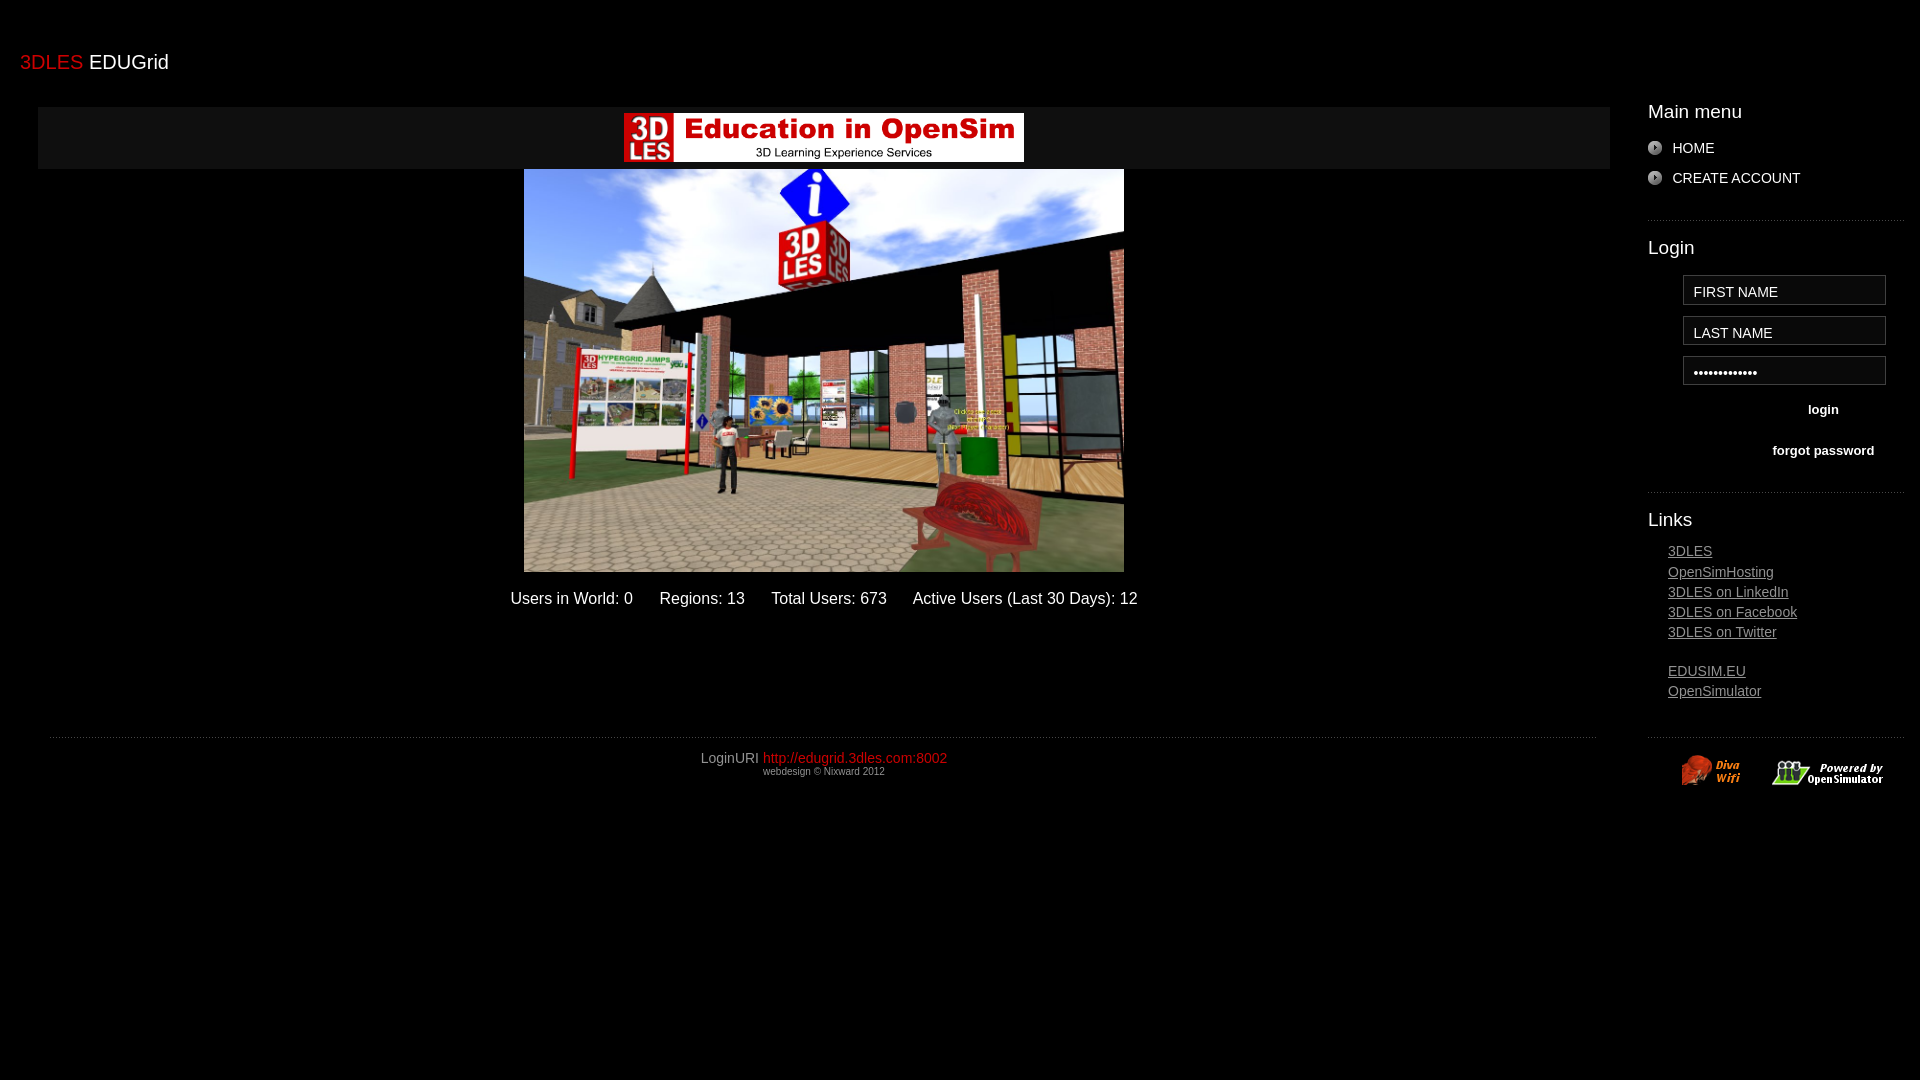  I want to click on '3DLES on Facebook', so click(1731, 611).